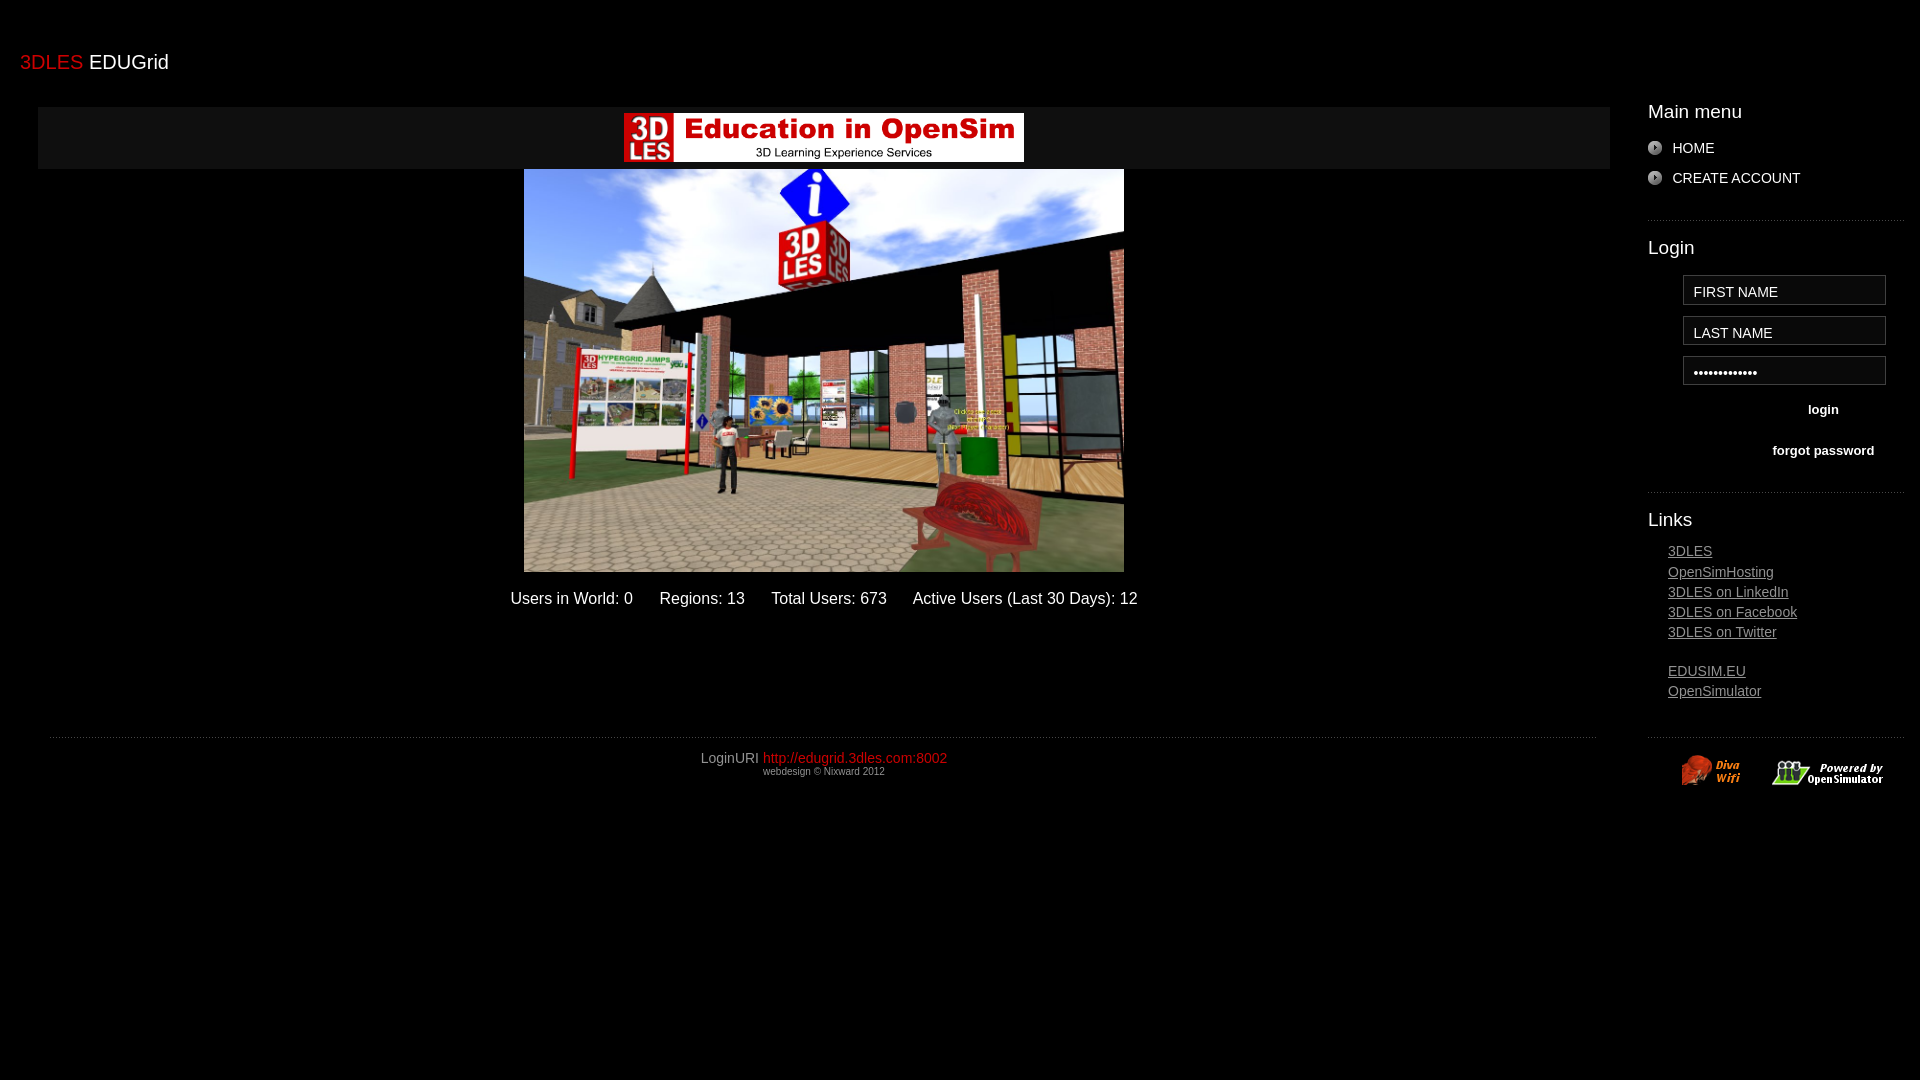  I want to click on '3DLES on Facebook', so click(1731, 611).